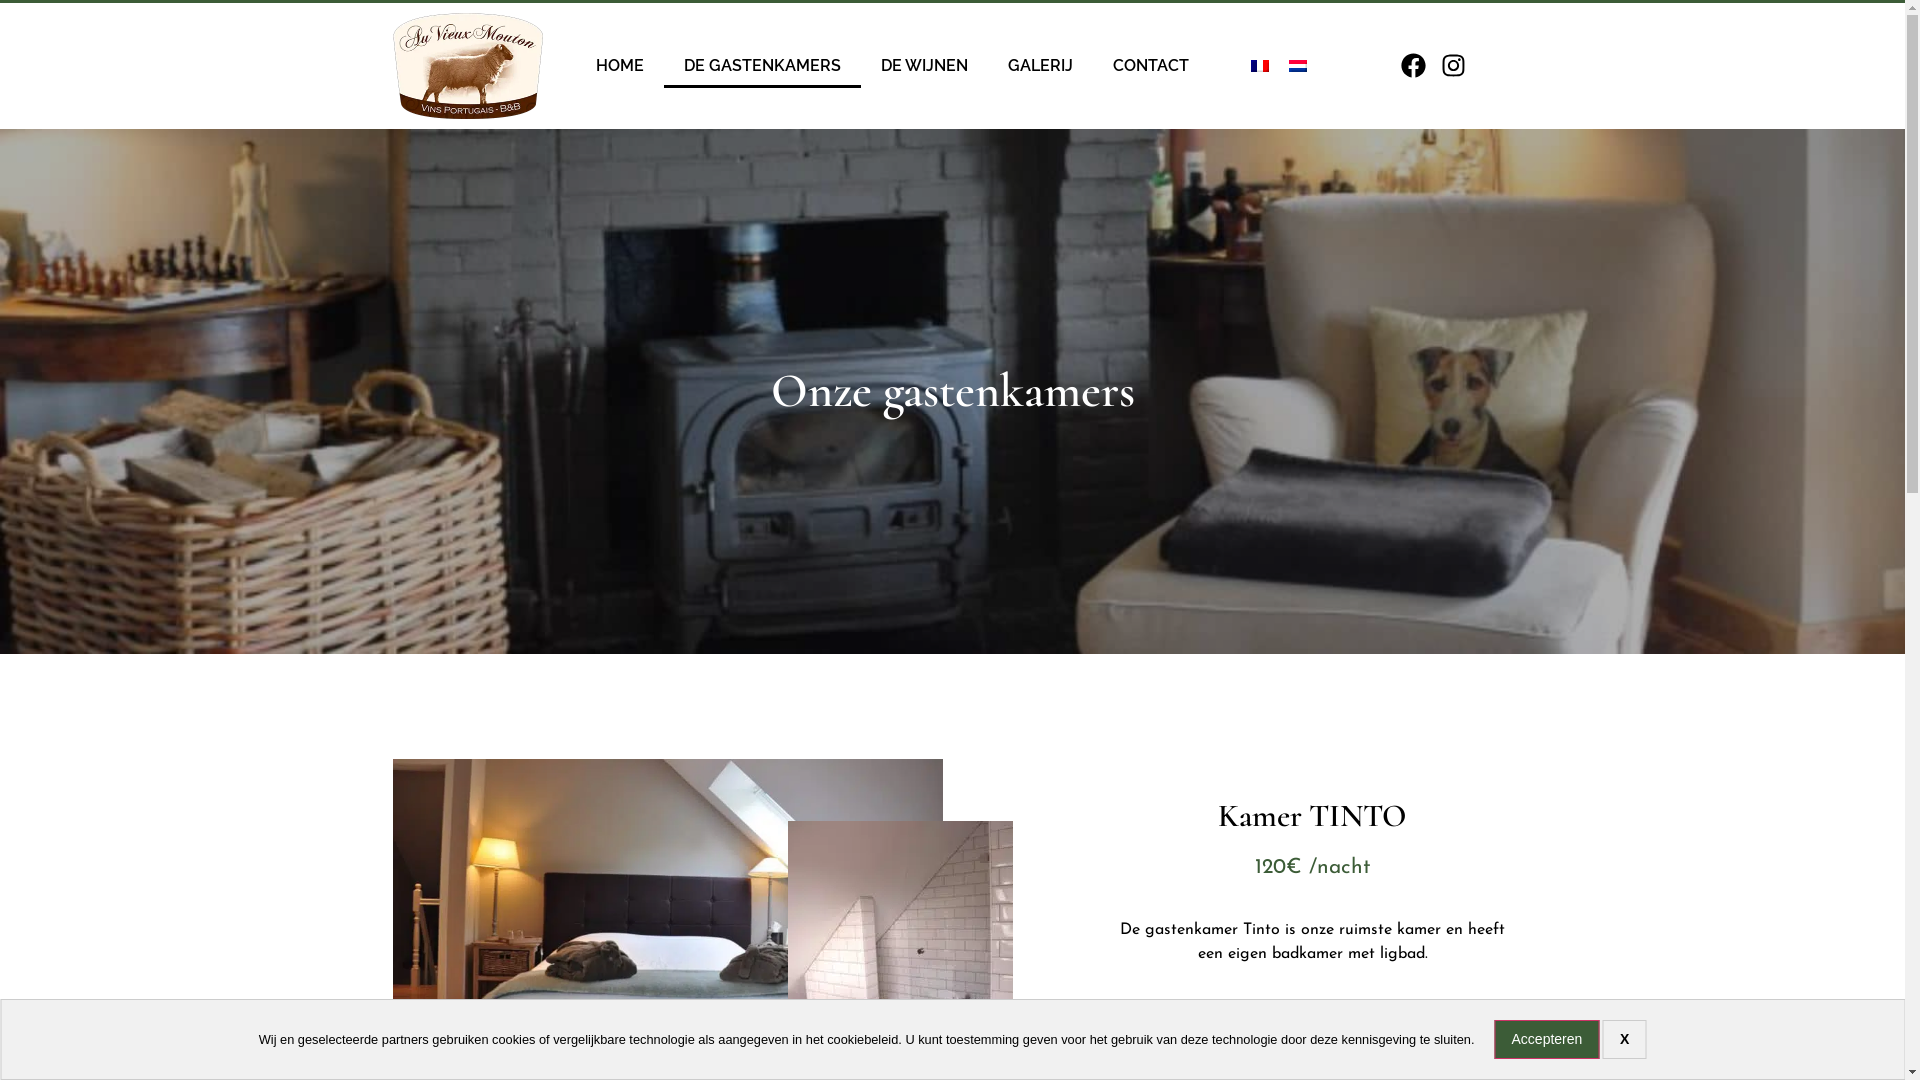 Image resolution: width=1920 pixels, height=1080 pixels. Describe the element at coordinates (761, 64) in the screenshot. I see `'DE GASTENKAMERS'` at that location.